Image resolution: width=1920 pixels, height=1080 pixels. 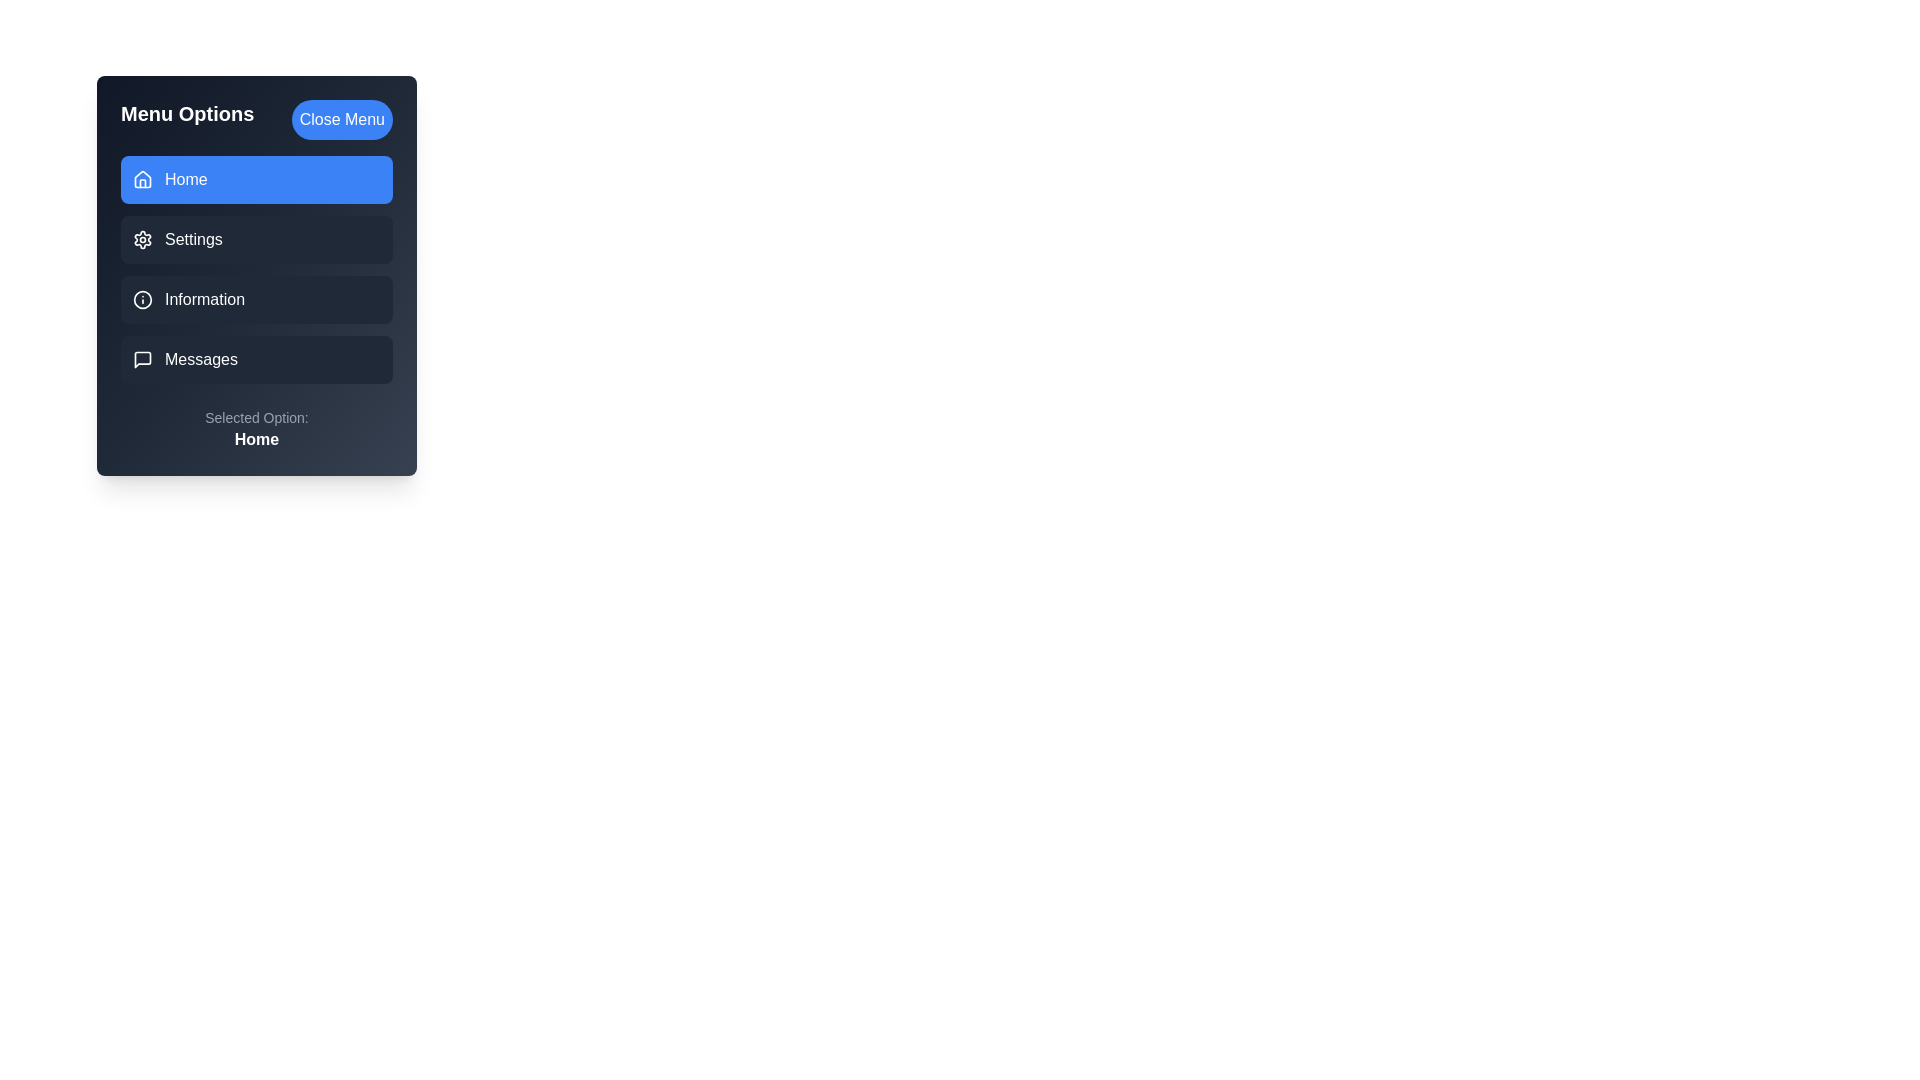 I want to click on the Navigation button, which is the third option within the dark-themed menu card with a dark gray gradient background, so click(x=256, y=276).